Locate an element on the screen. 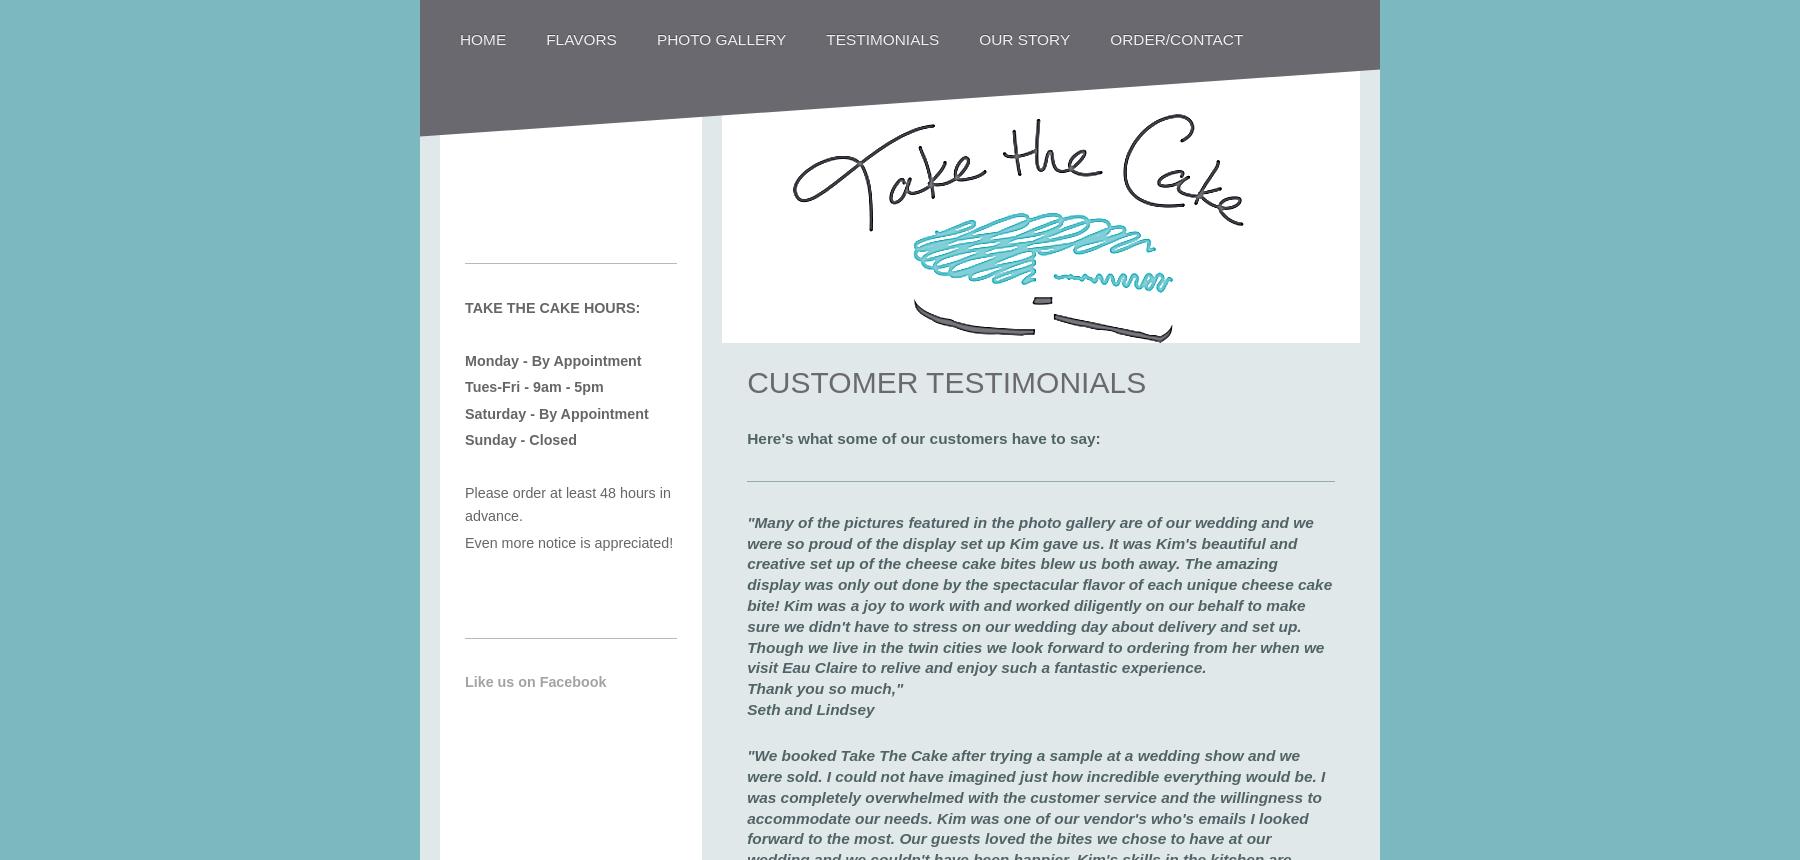  'Order/Contact' is located at coordinates (1175, 38).